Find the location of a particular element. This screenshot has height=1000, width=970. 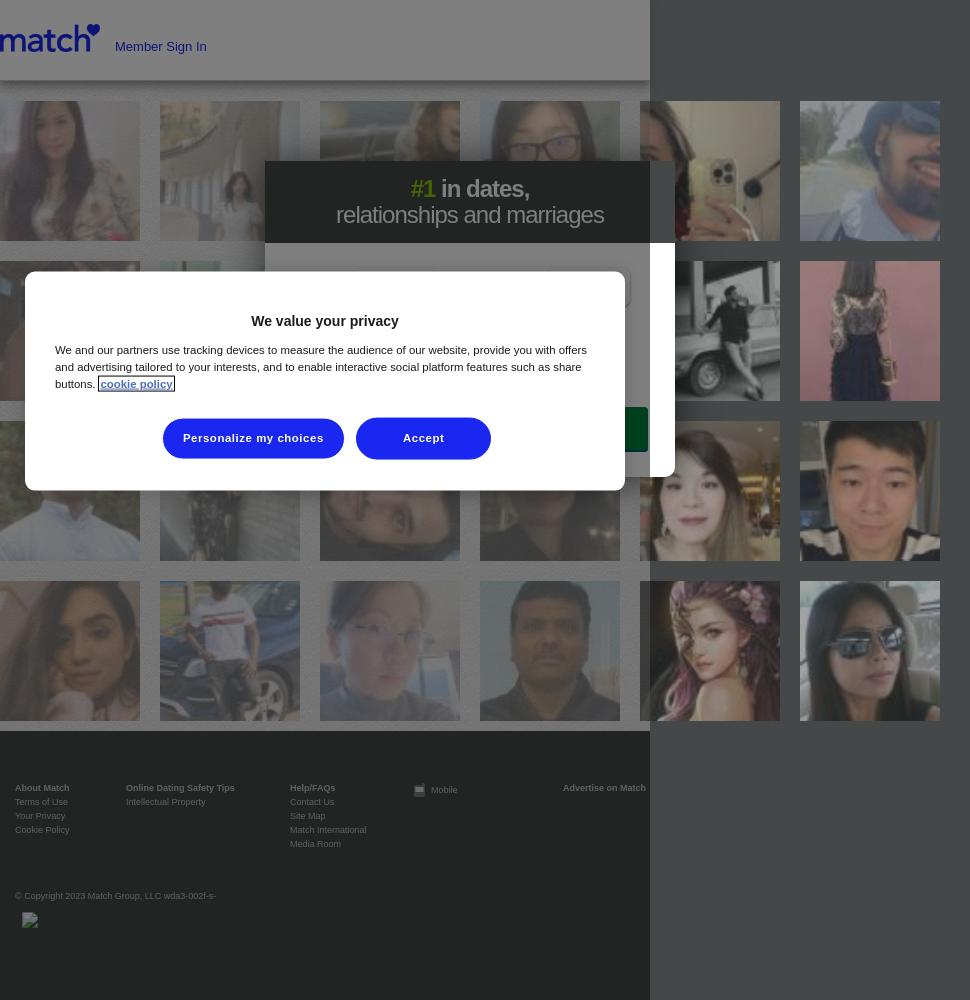

'#1' is located at coordinates (422, 188).